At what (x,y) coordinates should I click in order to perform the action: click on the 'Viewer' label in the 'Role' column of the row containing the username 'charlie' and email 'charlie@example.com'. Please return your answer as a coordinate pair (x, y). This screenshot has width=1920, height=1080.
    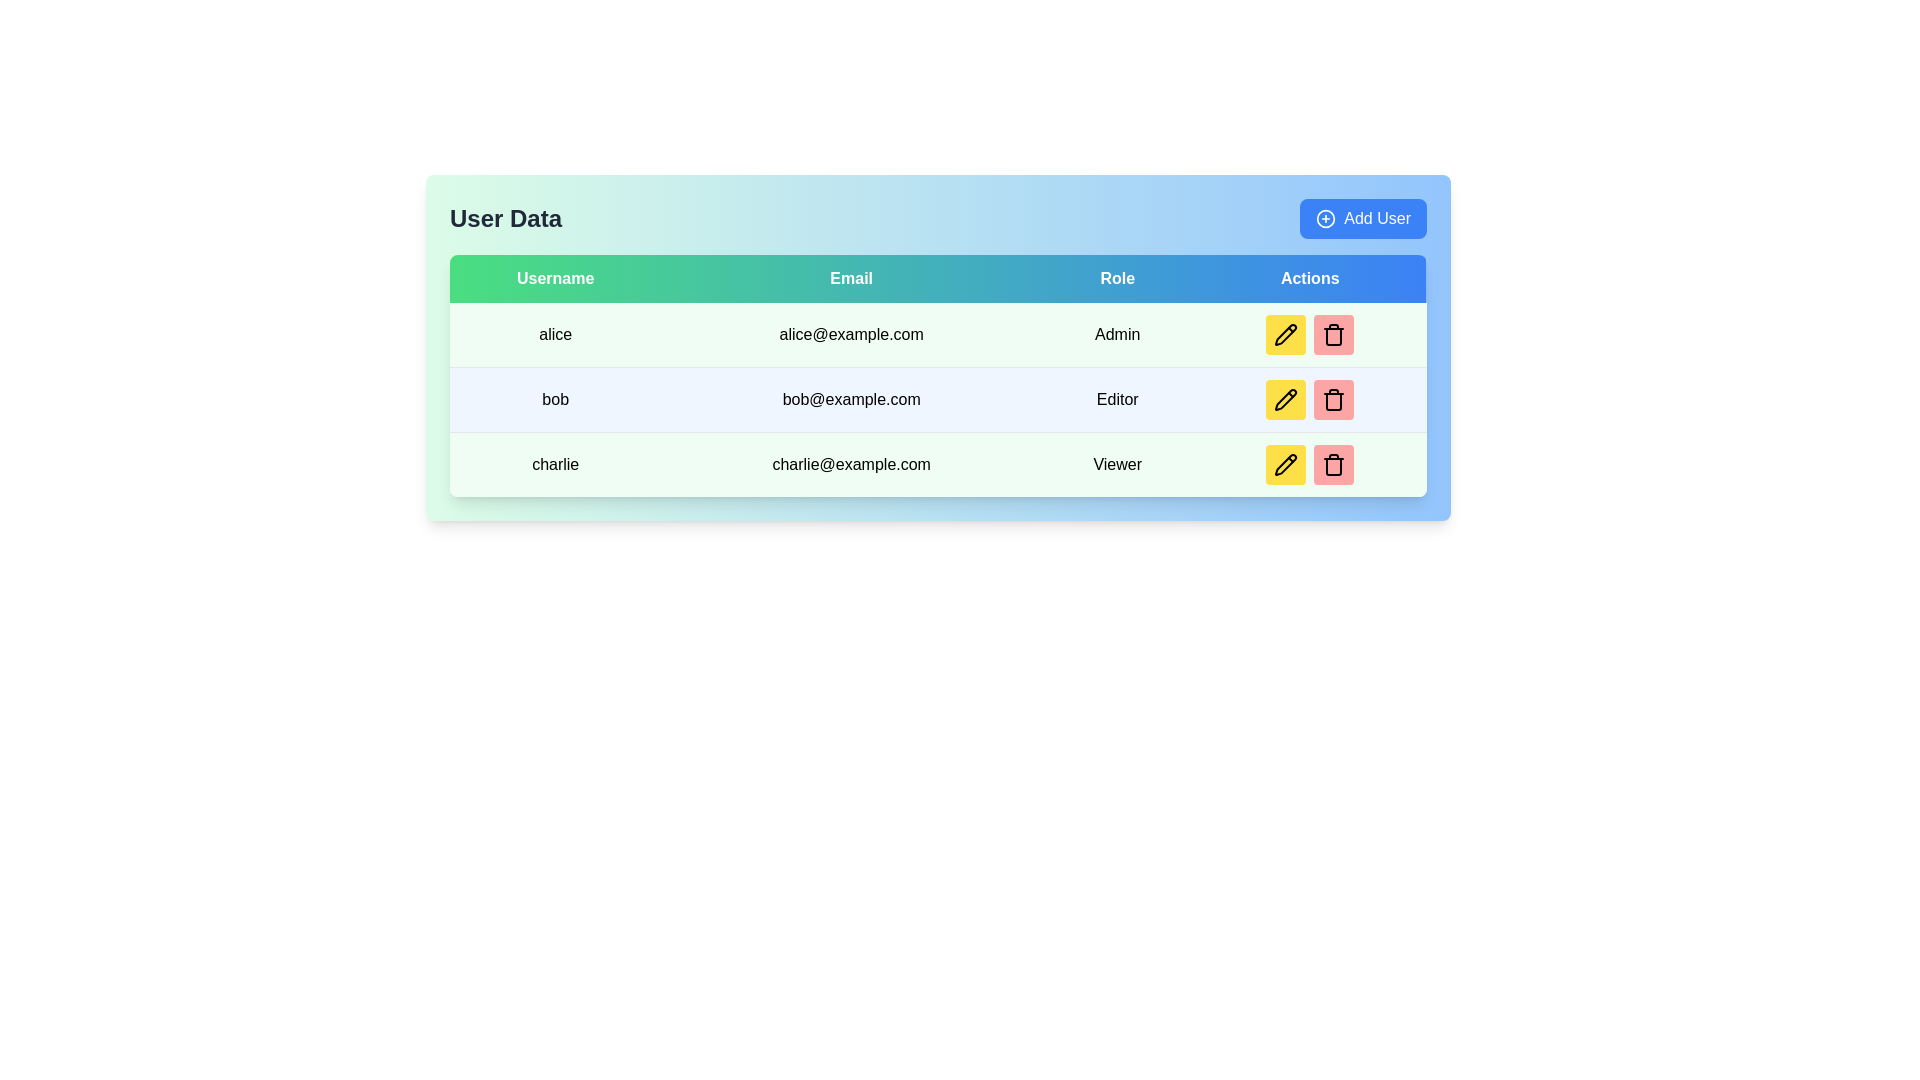
    Looking at the image, I should click on (1116, 464).